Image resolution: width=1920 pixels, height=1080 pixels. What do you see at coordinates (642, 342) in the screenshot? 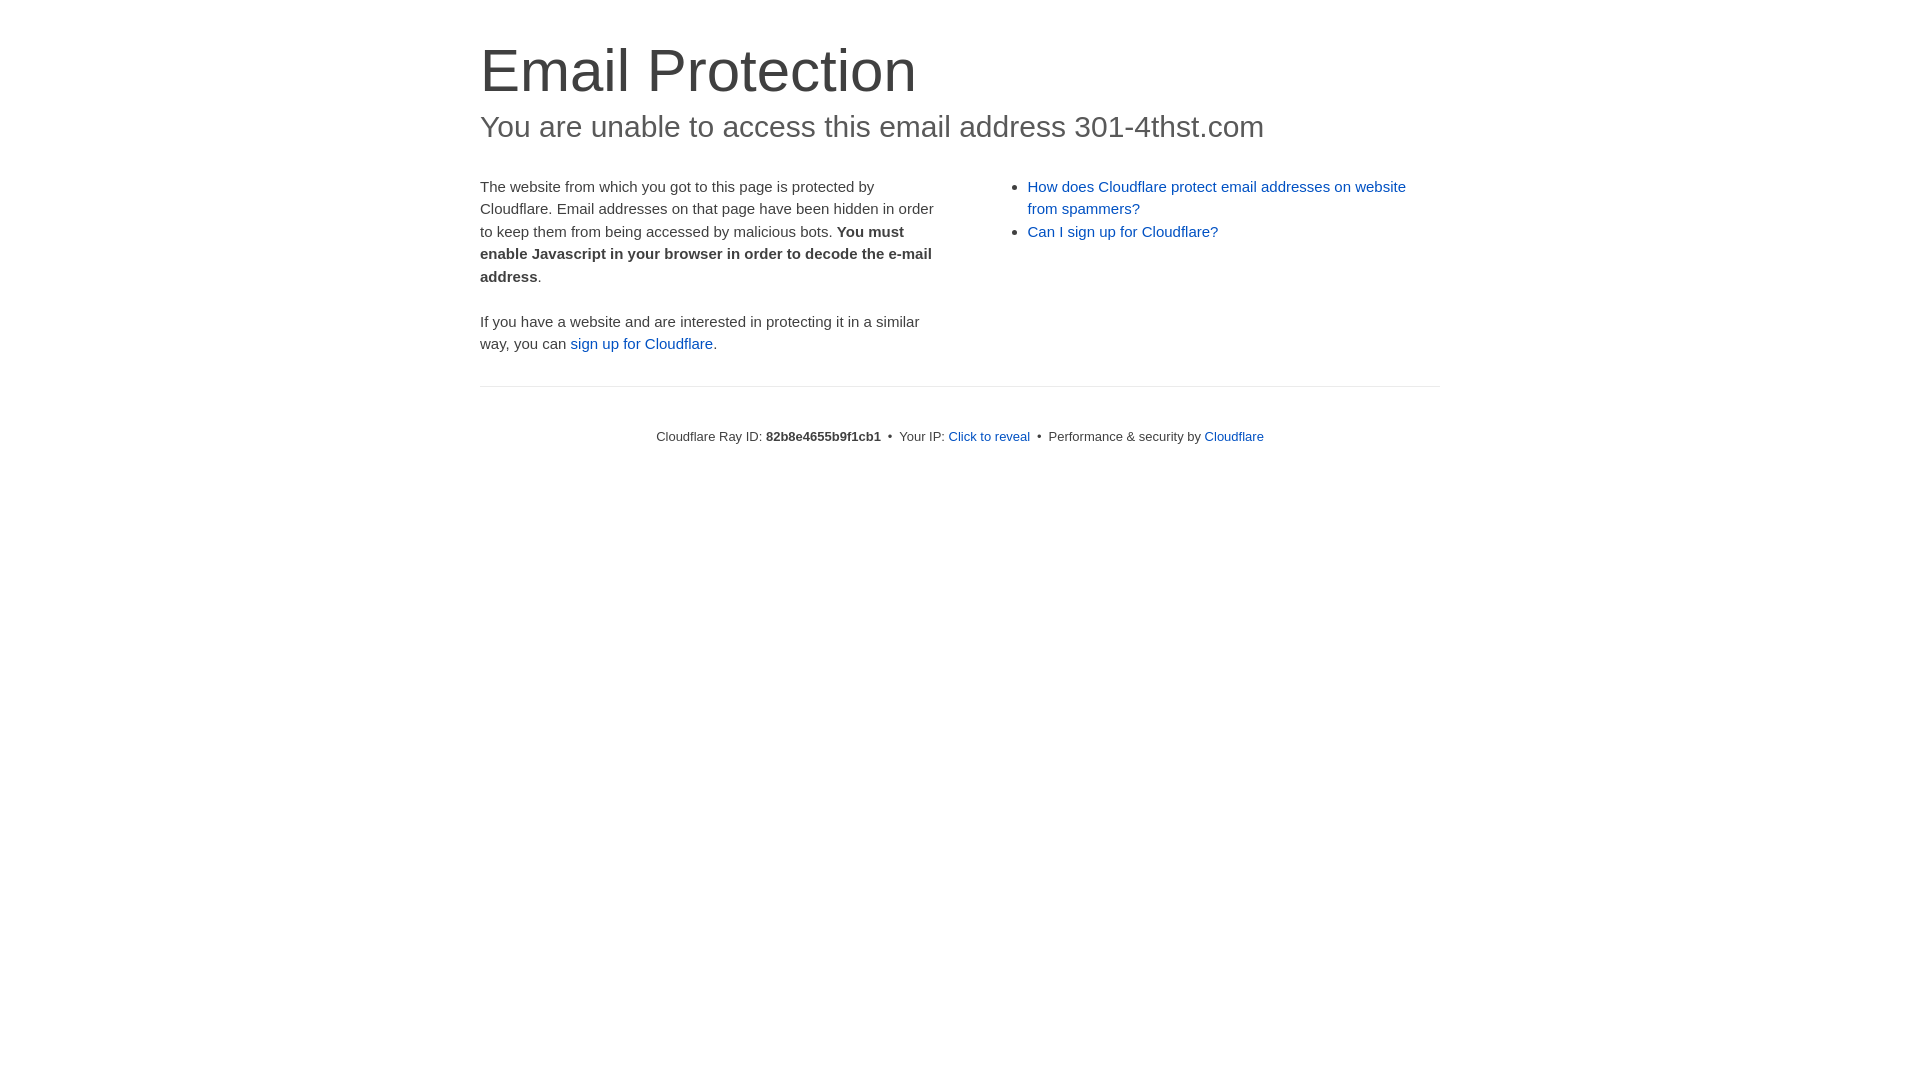
I see `'sign up for Cloudflare'` at bounding box center [642, 342].